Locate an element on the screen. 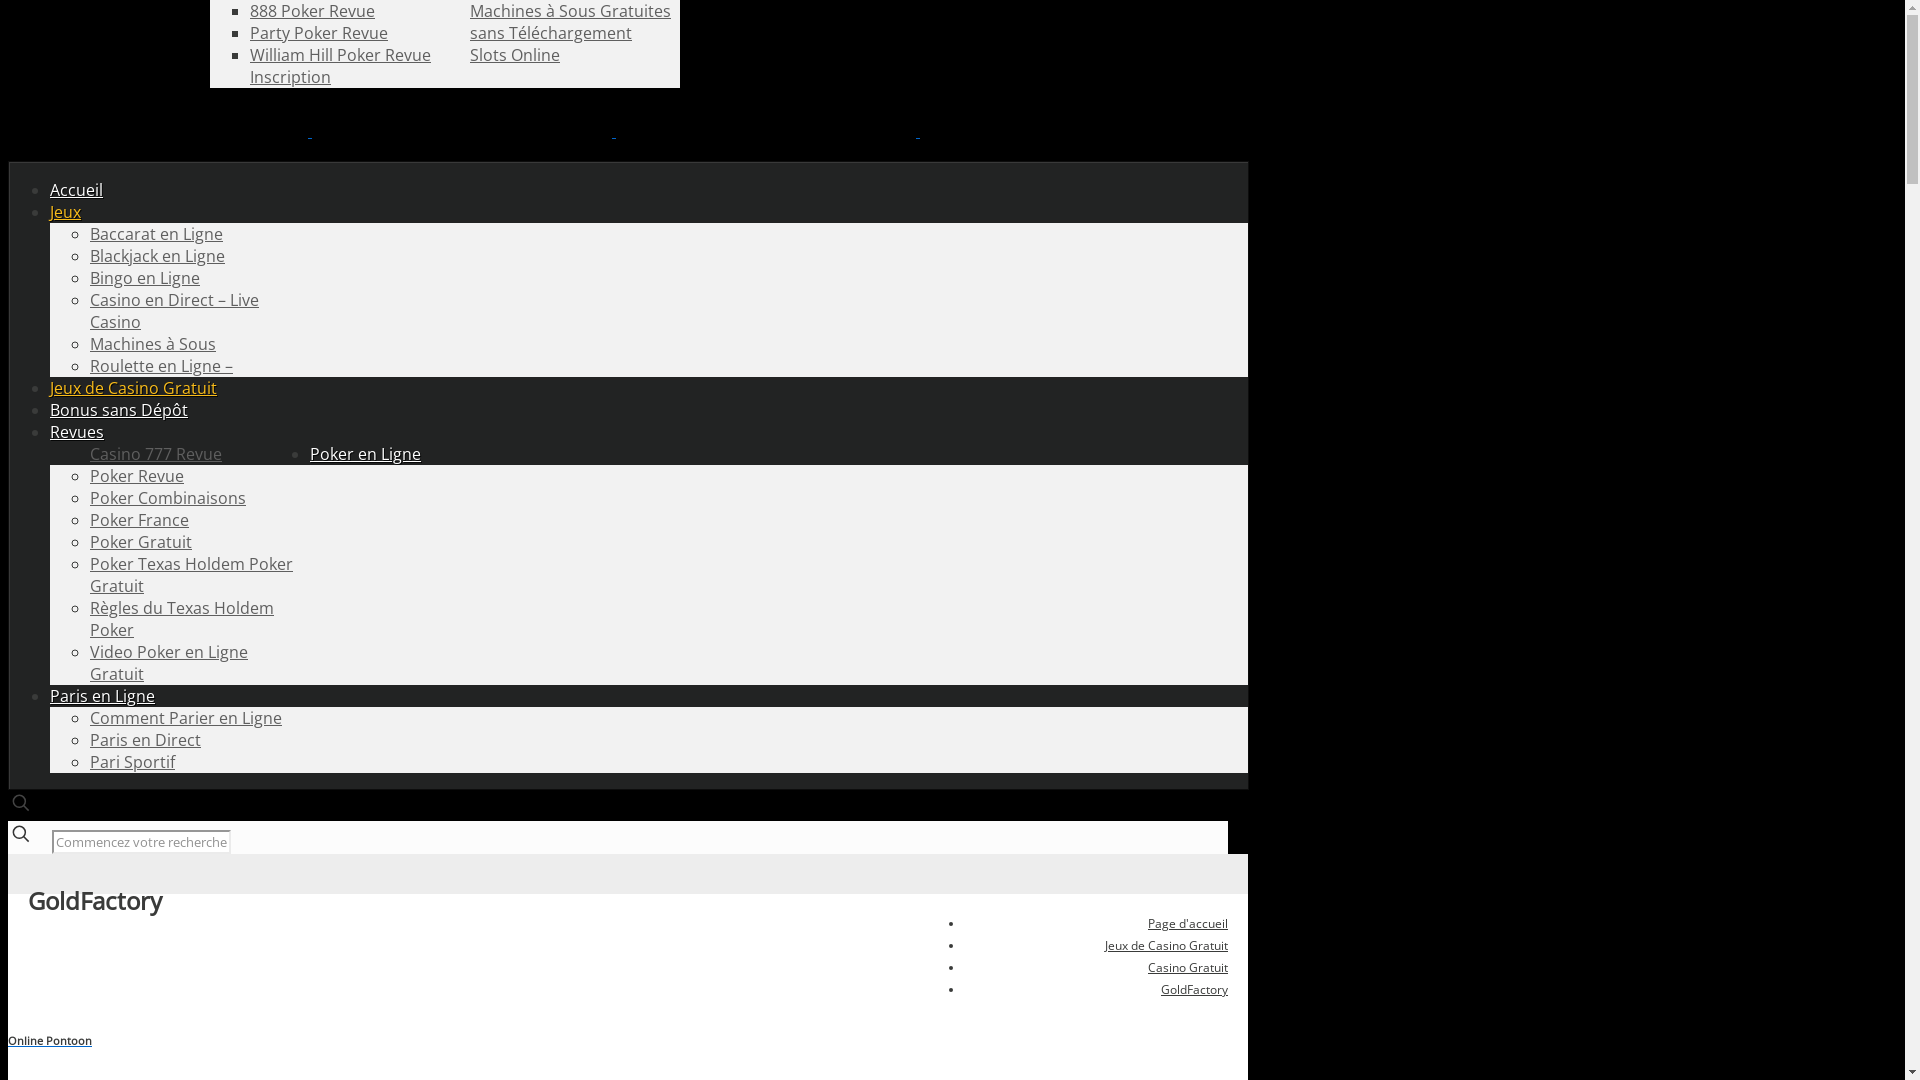  'Pari Sportif' is located at coordinates (131, 762).